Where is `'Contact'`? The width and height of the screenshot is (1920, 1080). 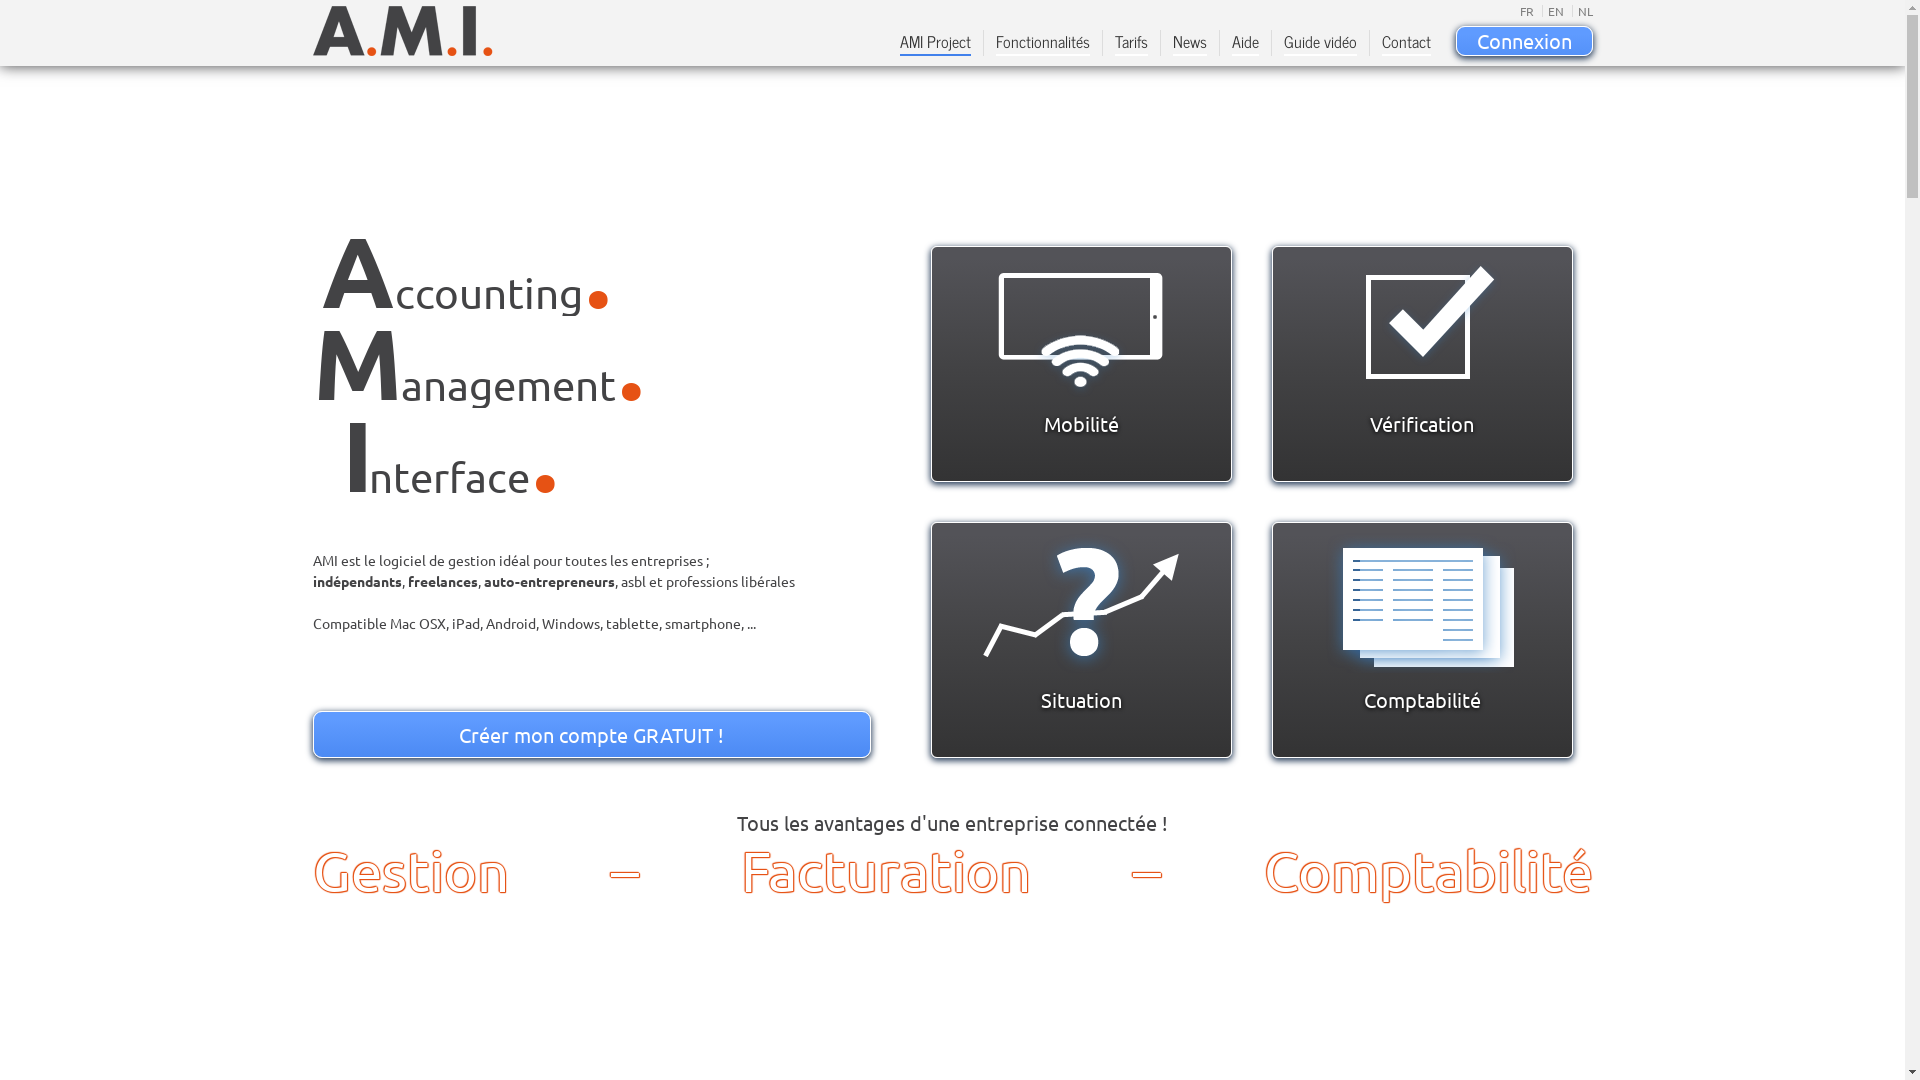
'Contact' is located at coordinates (1405, 44).